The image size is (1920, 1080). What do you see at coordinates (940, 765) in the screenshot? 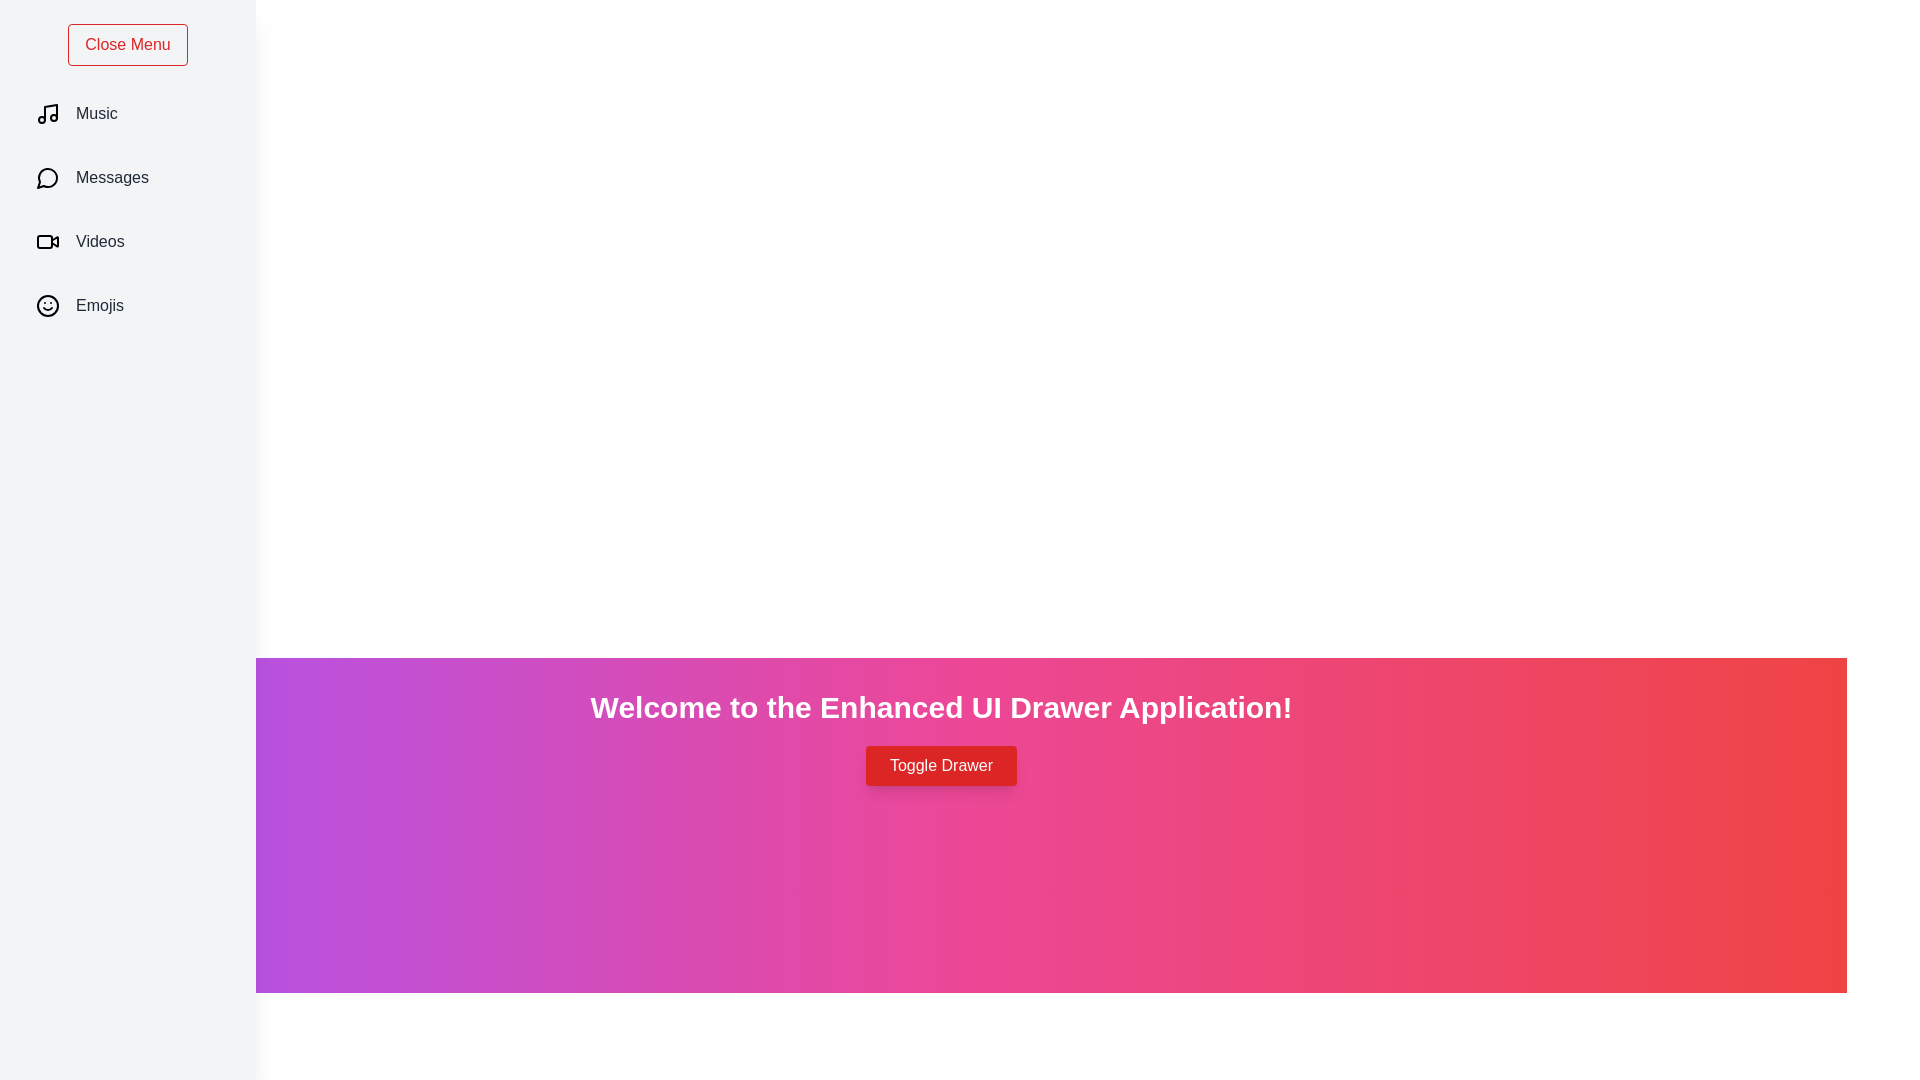
I see `the button labeled 'Toggle Drawer' to toggle the drawer` at bounding box center [940, 765].